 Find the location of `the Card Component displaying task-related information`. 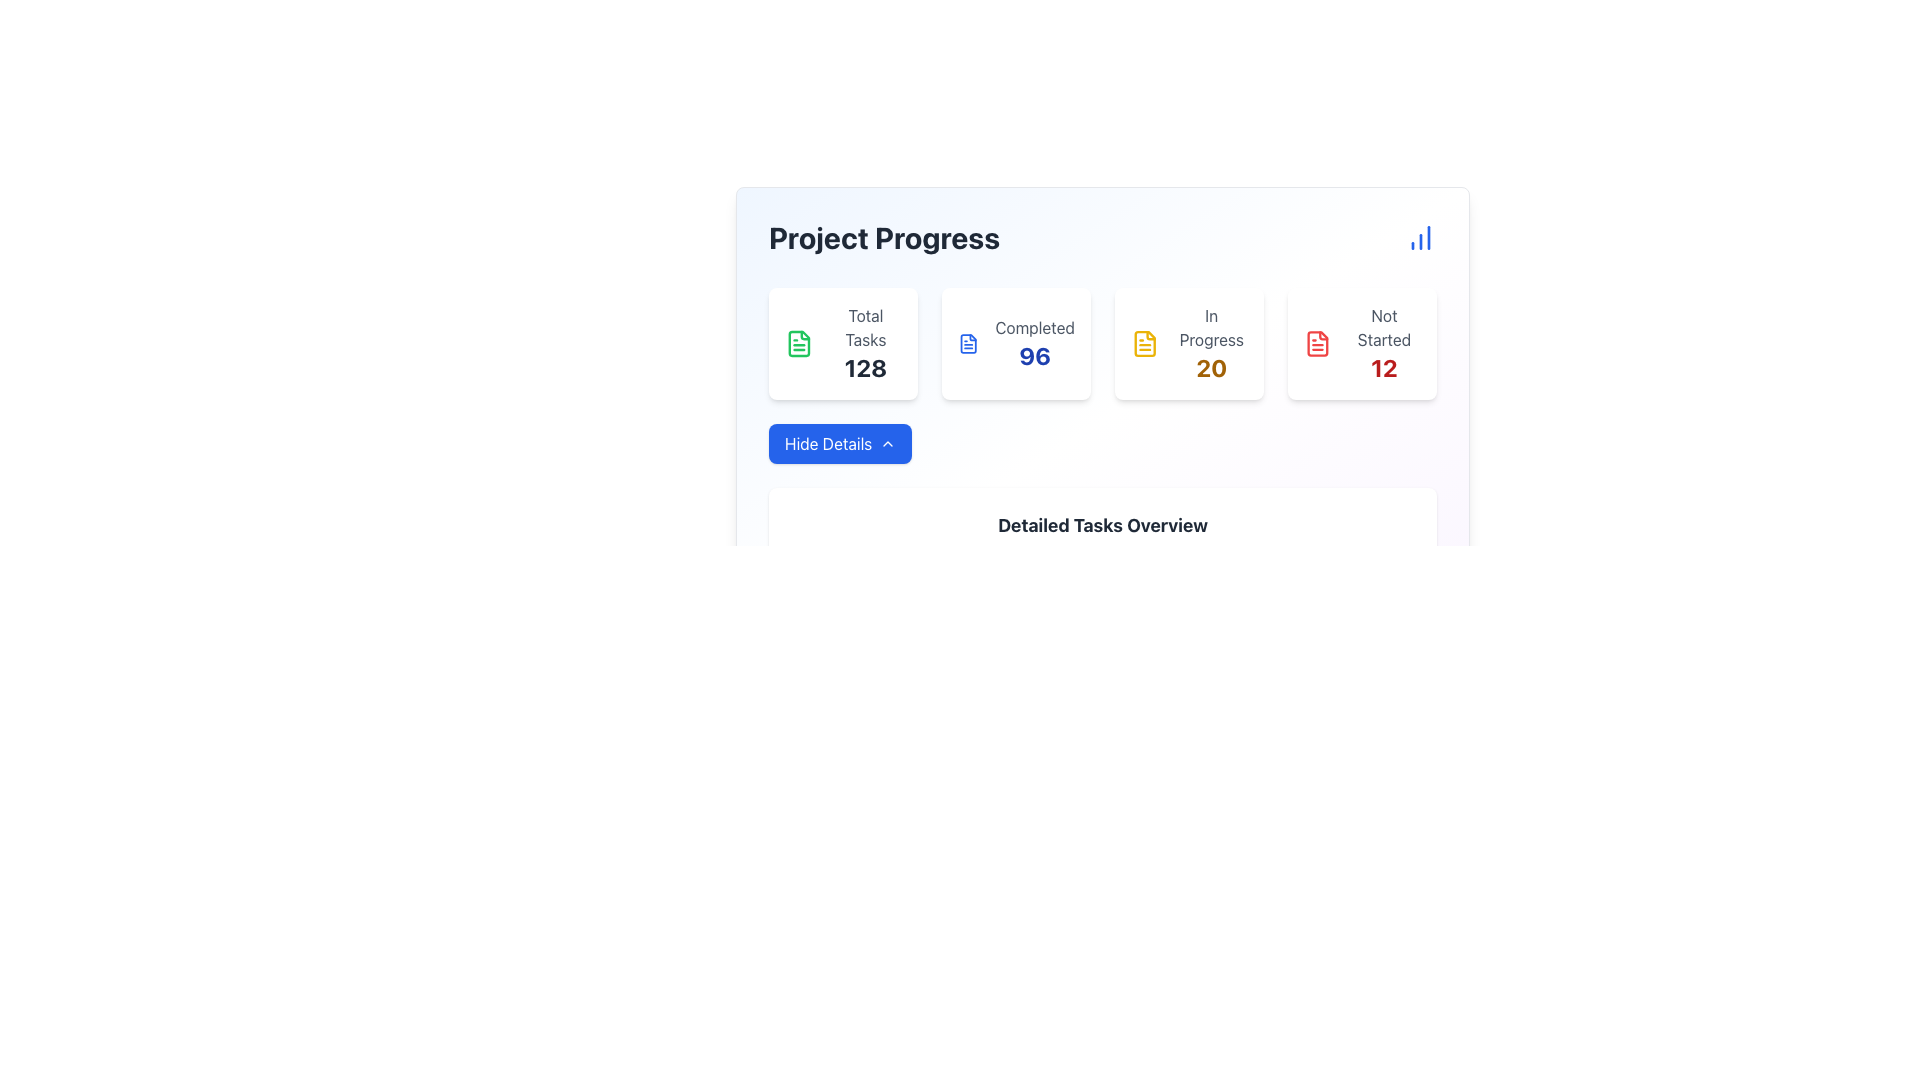

the Card Component displaying task-related information is located at coordinates (843, 342).